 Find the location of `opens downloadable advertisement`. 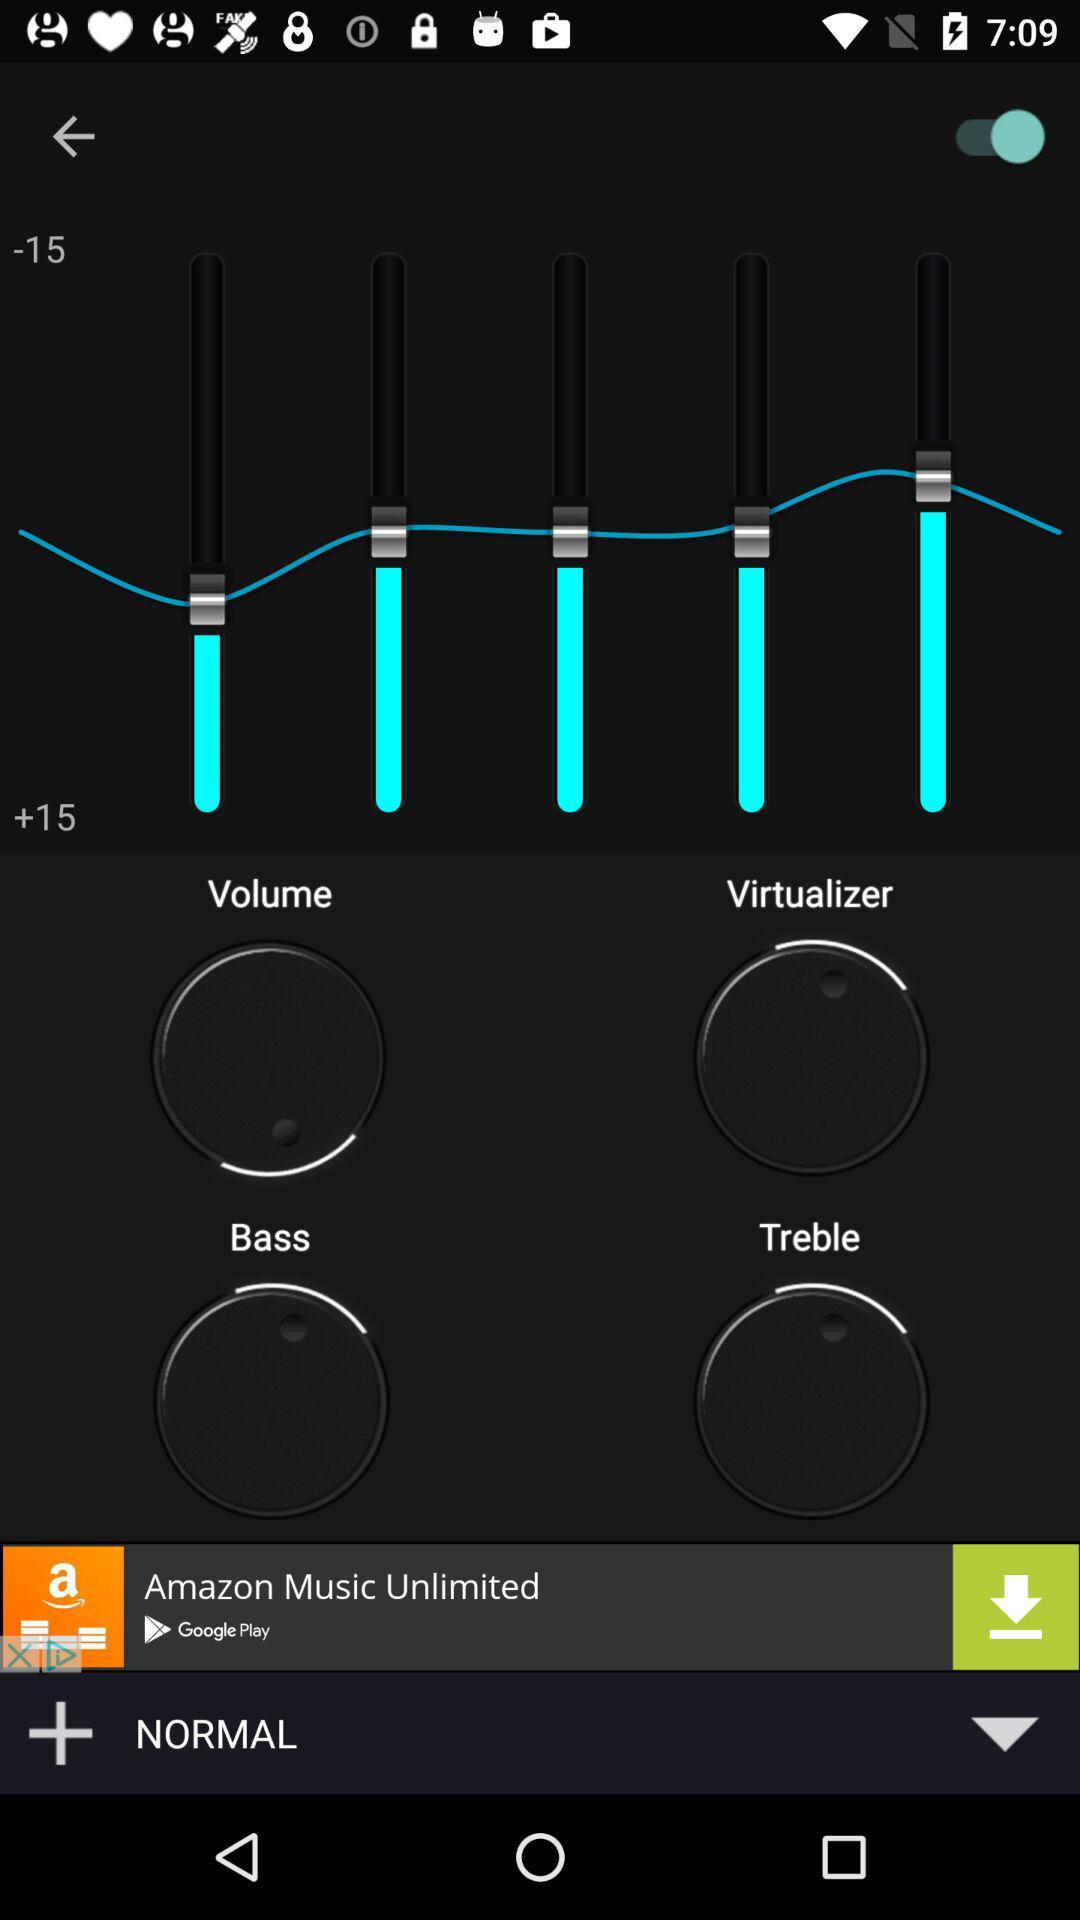

opens downloadable advertisement is located at coordinates (540, 1606).